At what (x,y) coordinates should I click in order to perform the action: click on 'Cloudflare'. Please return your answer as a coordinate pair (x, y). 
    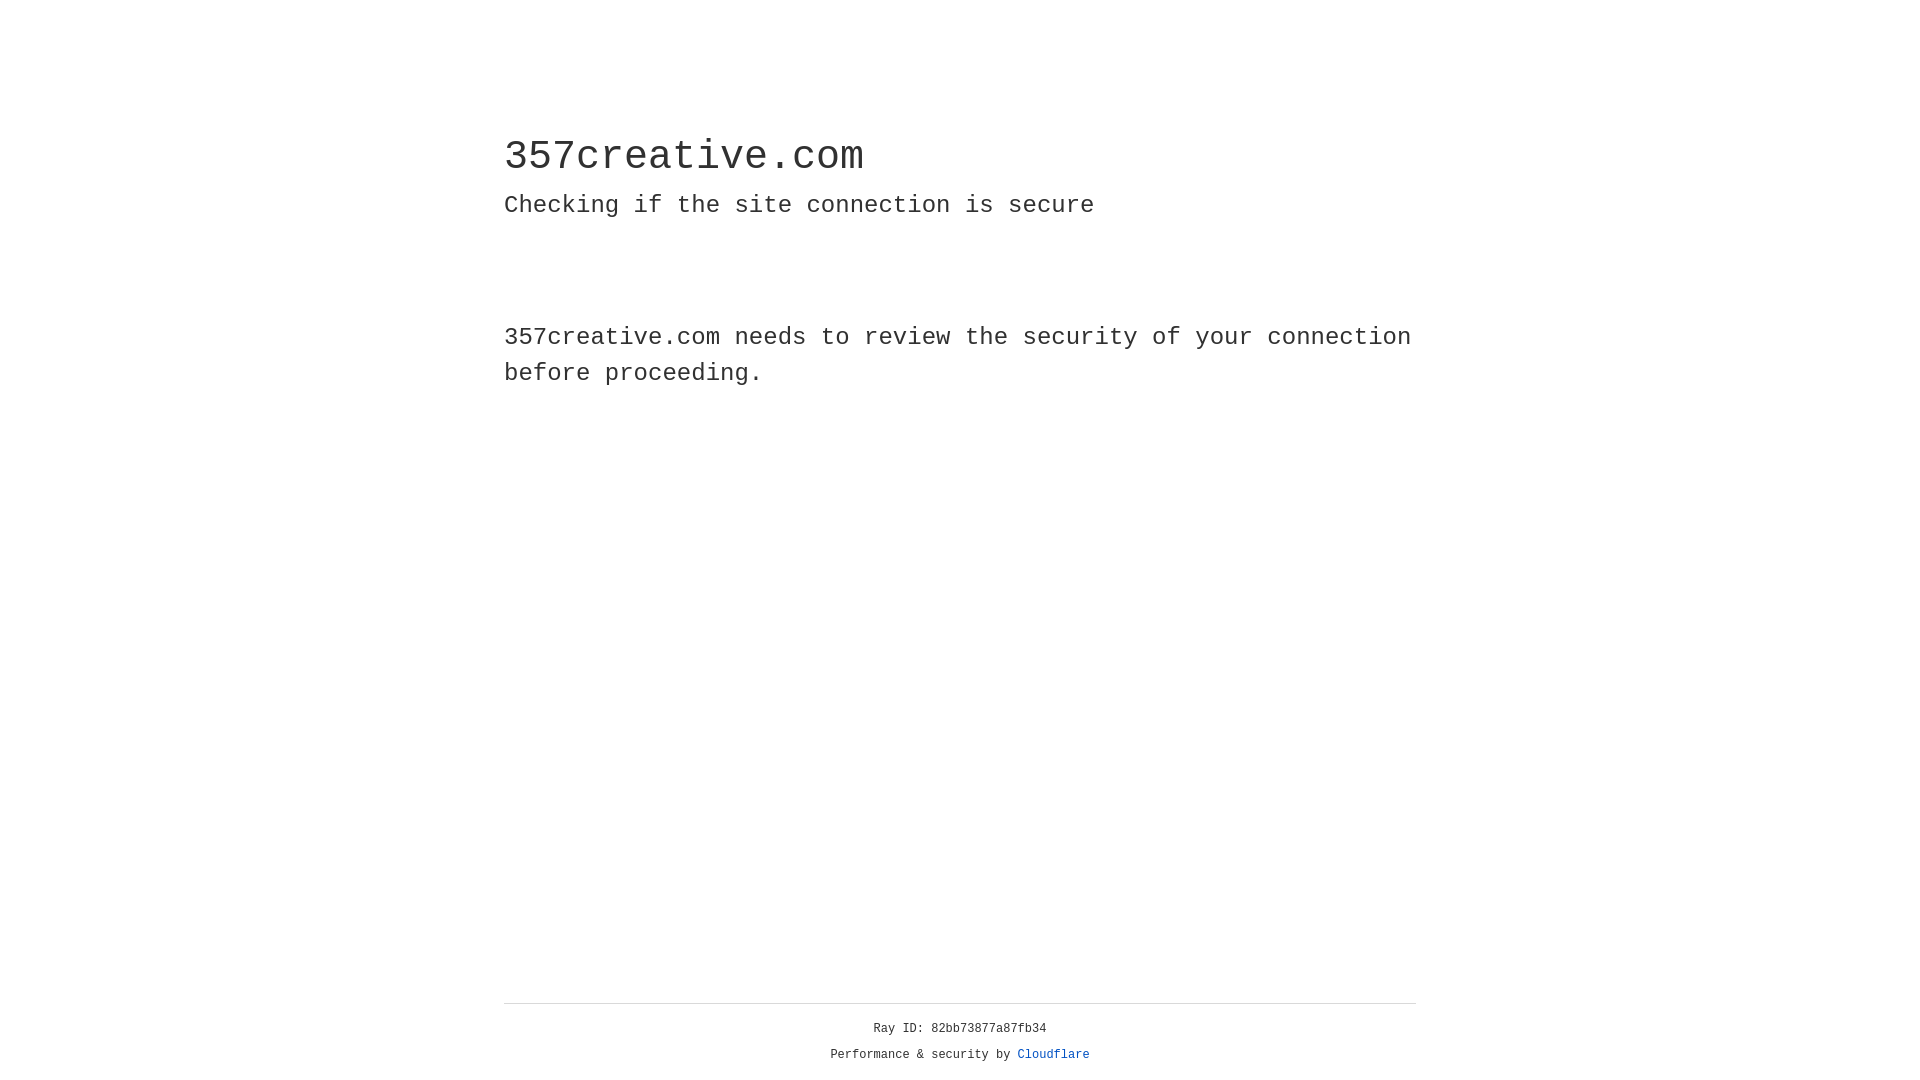
    Looking at the image, I should click on (1053, 1054).